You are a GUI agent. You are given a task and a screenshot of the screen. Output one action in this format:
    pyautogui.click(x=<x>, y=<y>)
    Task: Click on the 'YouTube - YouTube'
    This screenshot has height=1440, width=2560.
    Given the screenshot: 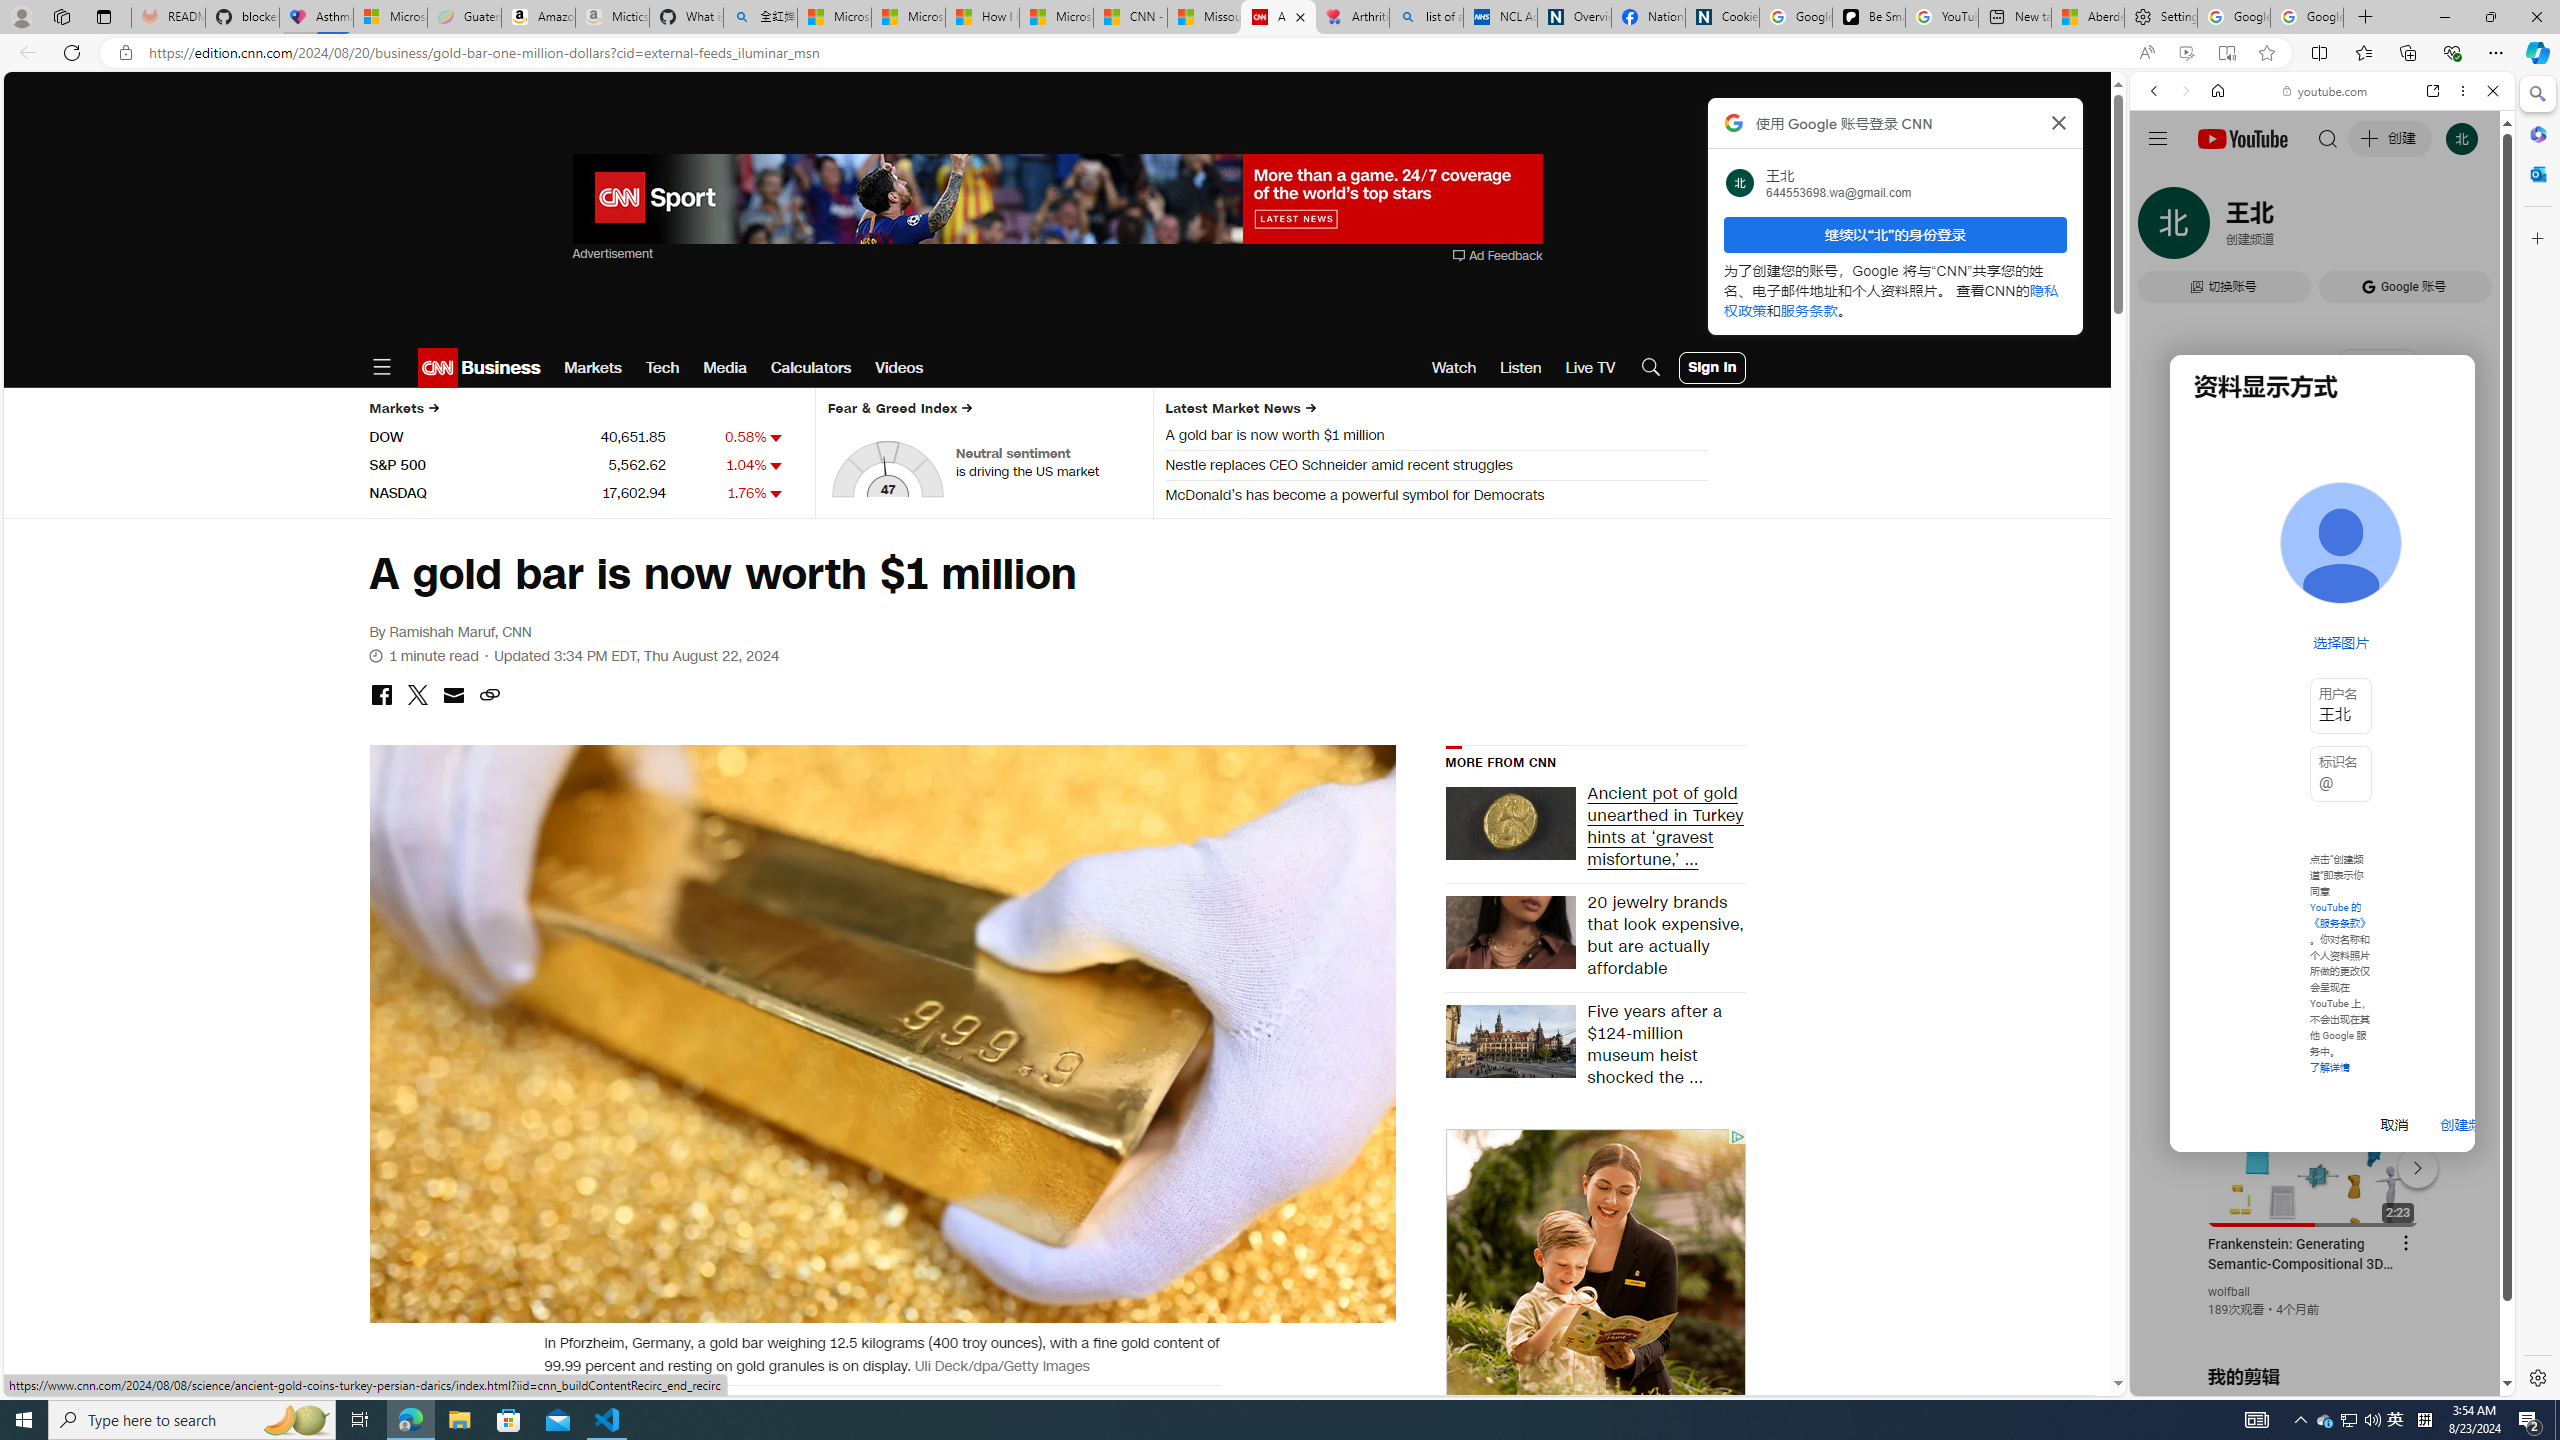 What is the action you would take?
    pyautogui.click(x=2314, y=985)
    